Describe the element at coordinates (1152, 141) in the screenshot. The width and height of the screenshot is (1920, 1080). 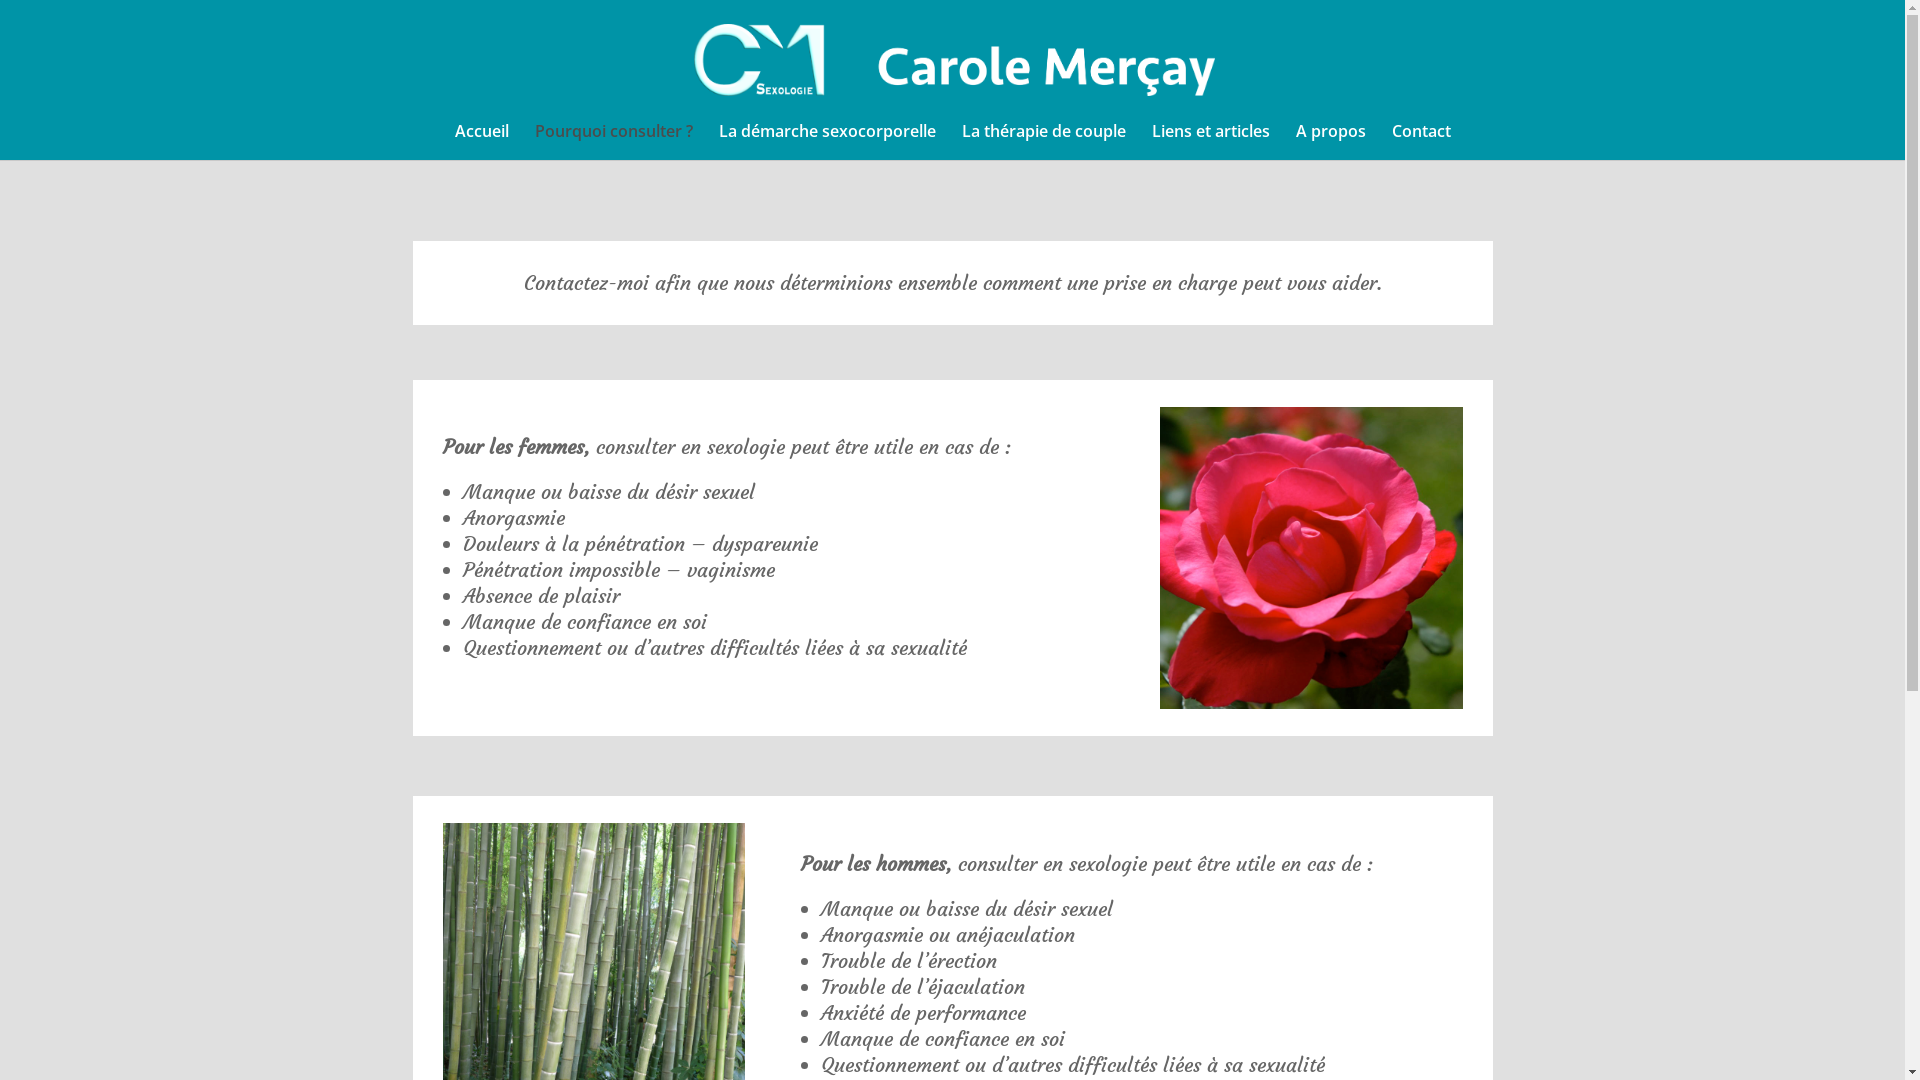
I see `'Liens et articles'` at that location.